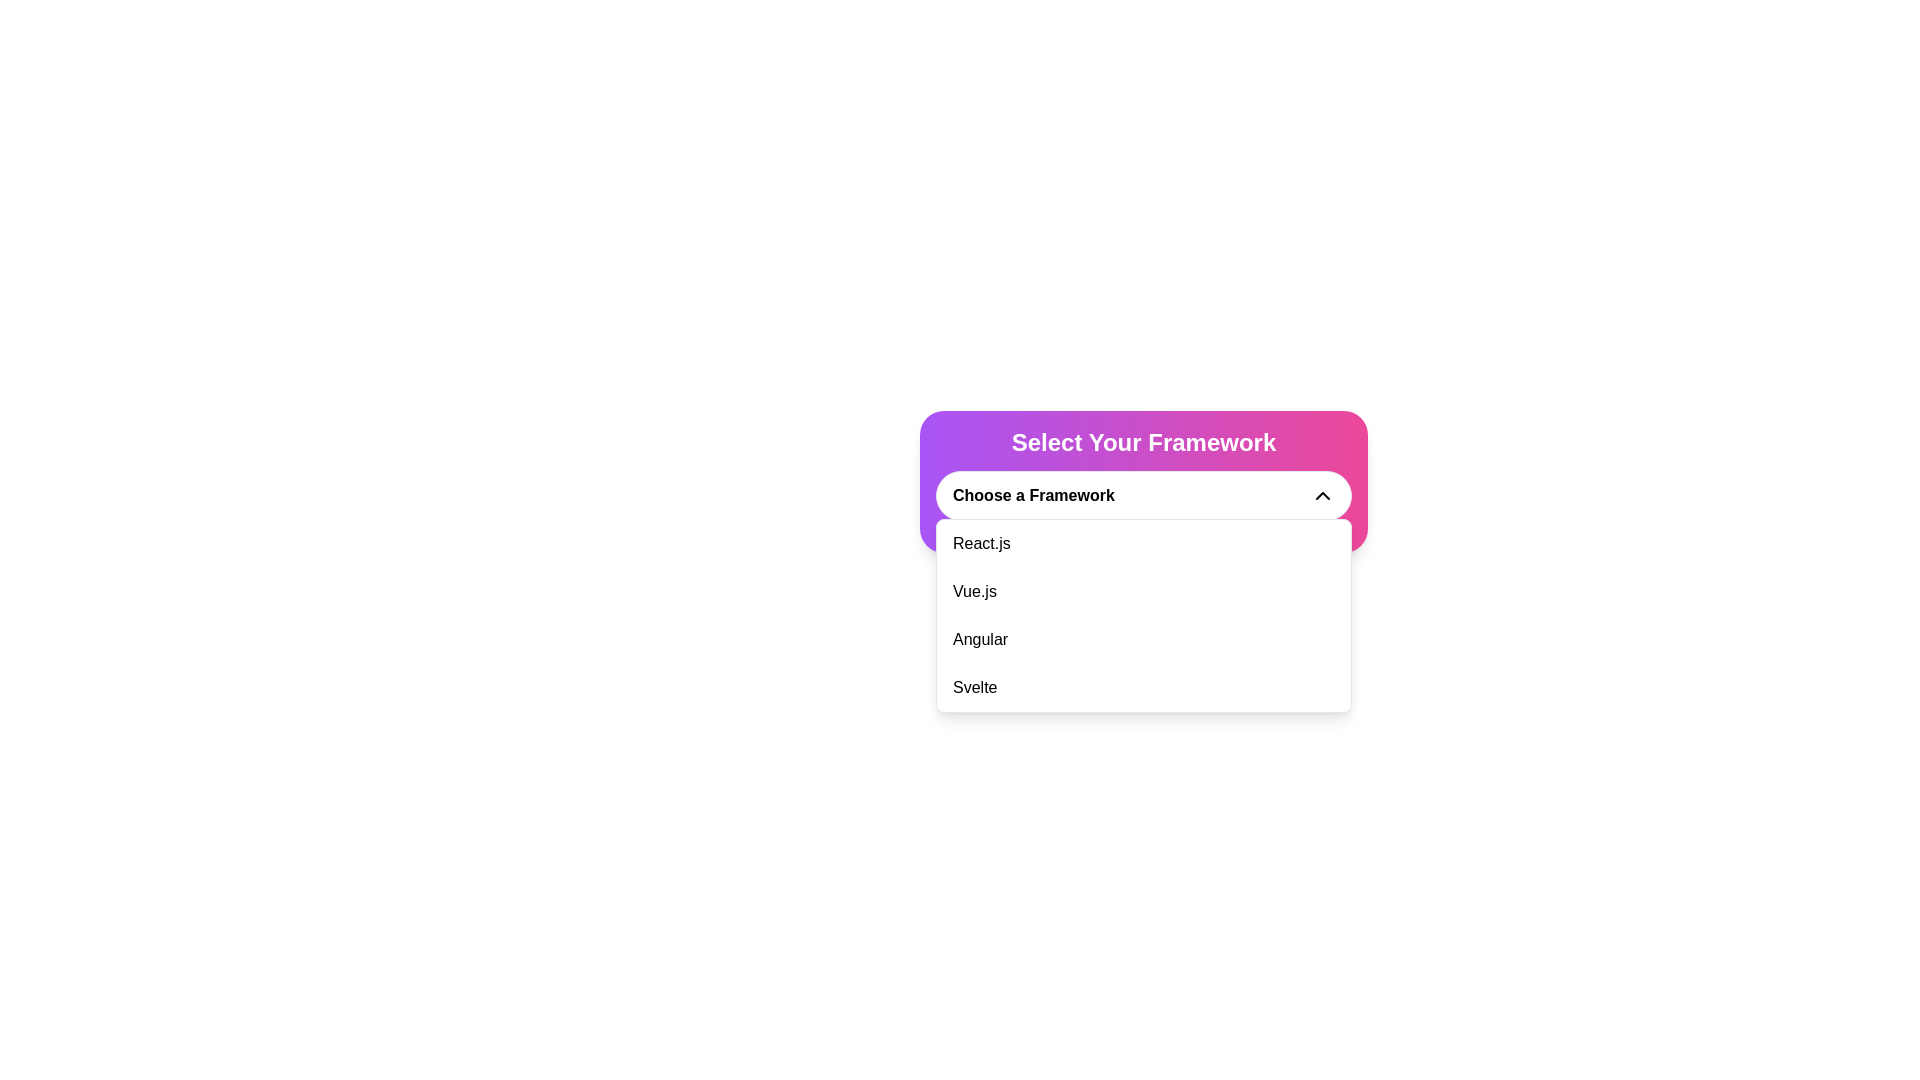  I want to click on the second item in the dropdown list labeled 'Vue.js', so click(1143, 590).